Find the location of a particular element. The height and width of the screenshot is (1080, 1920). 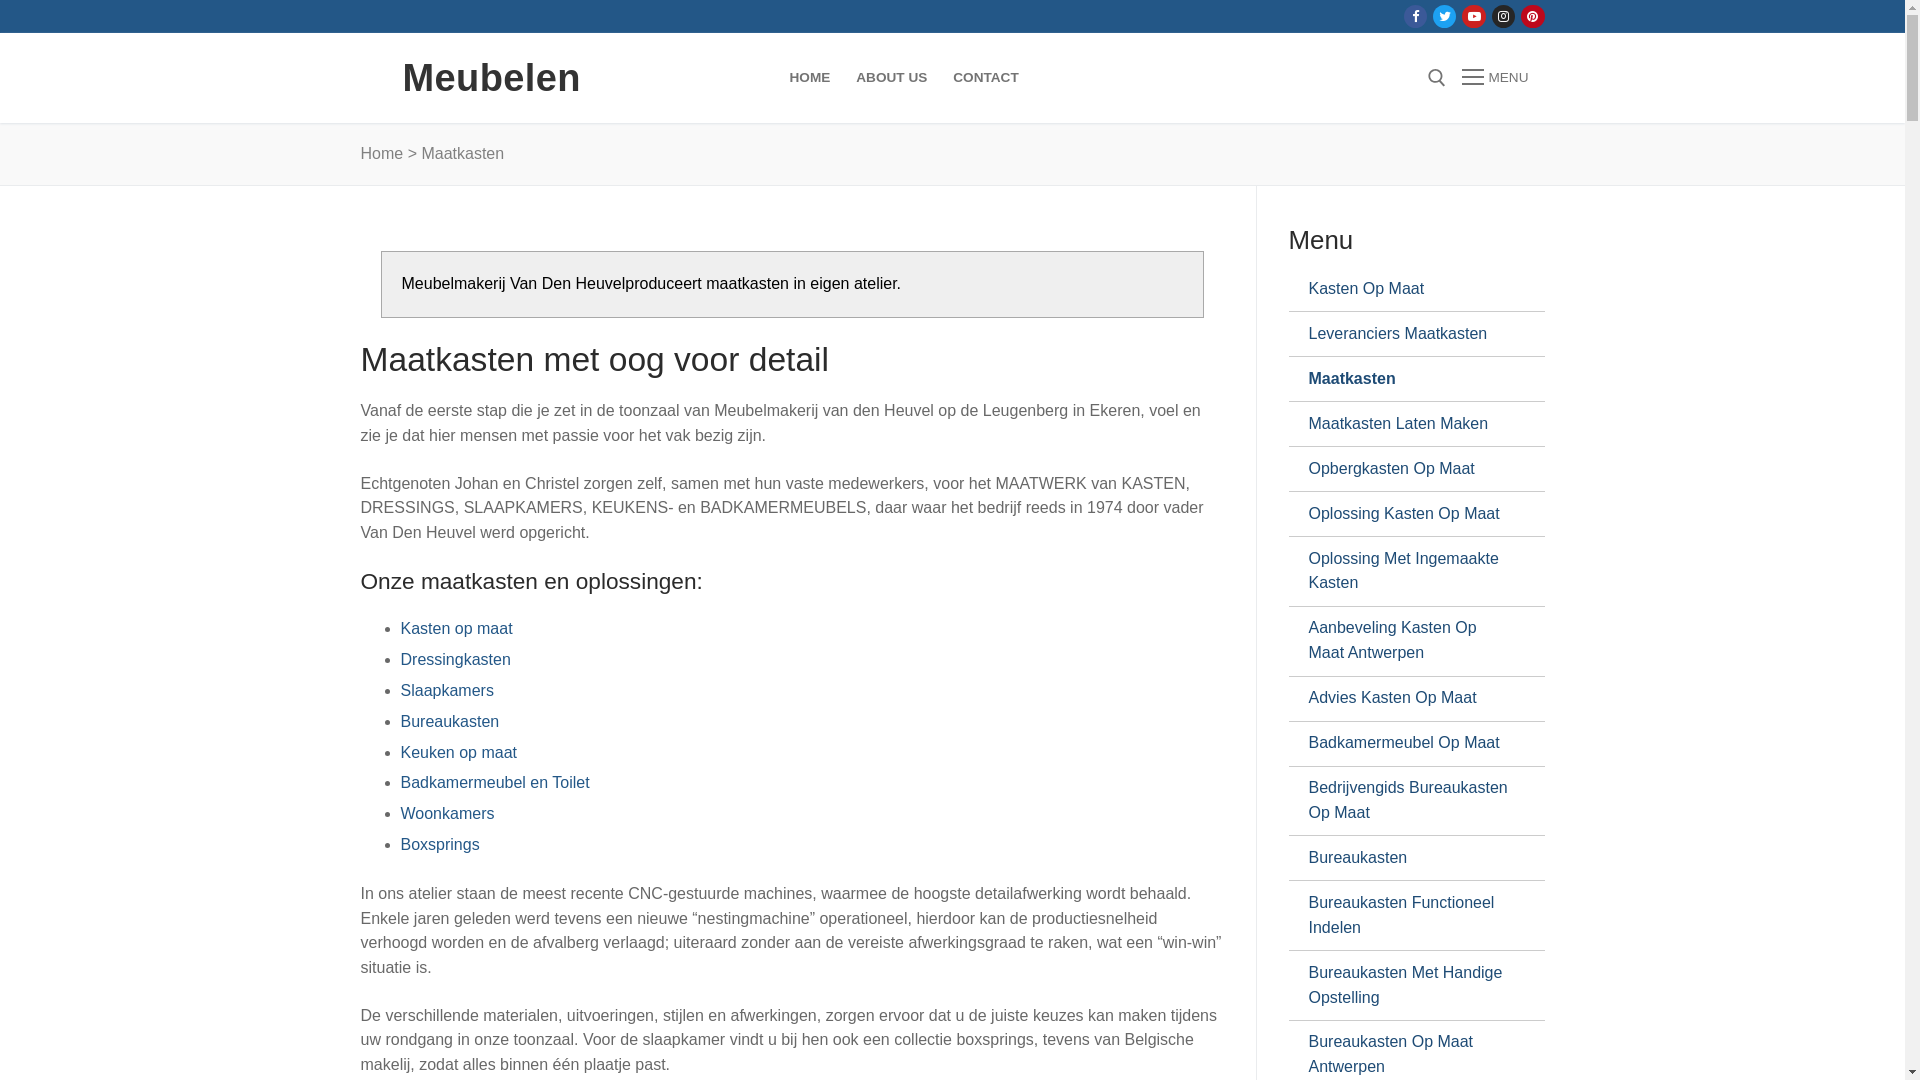

'Oplossing Met Ingemaakte Kasten' is located at coordinates (1308, 571).